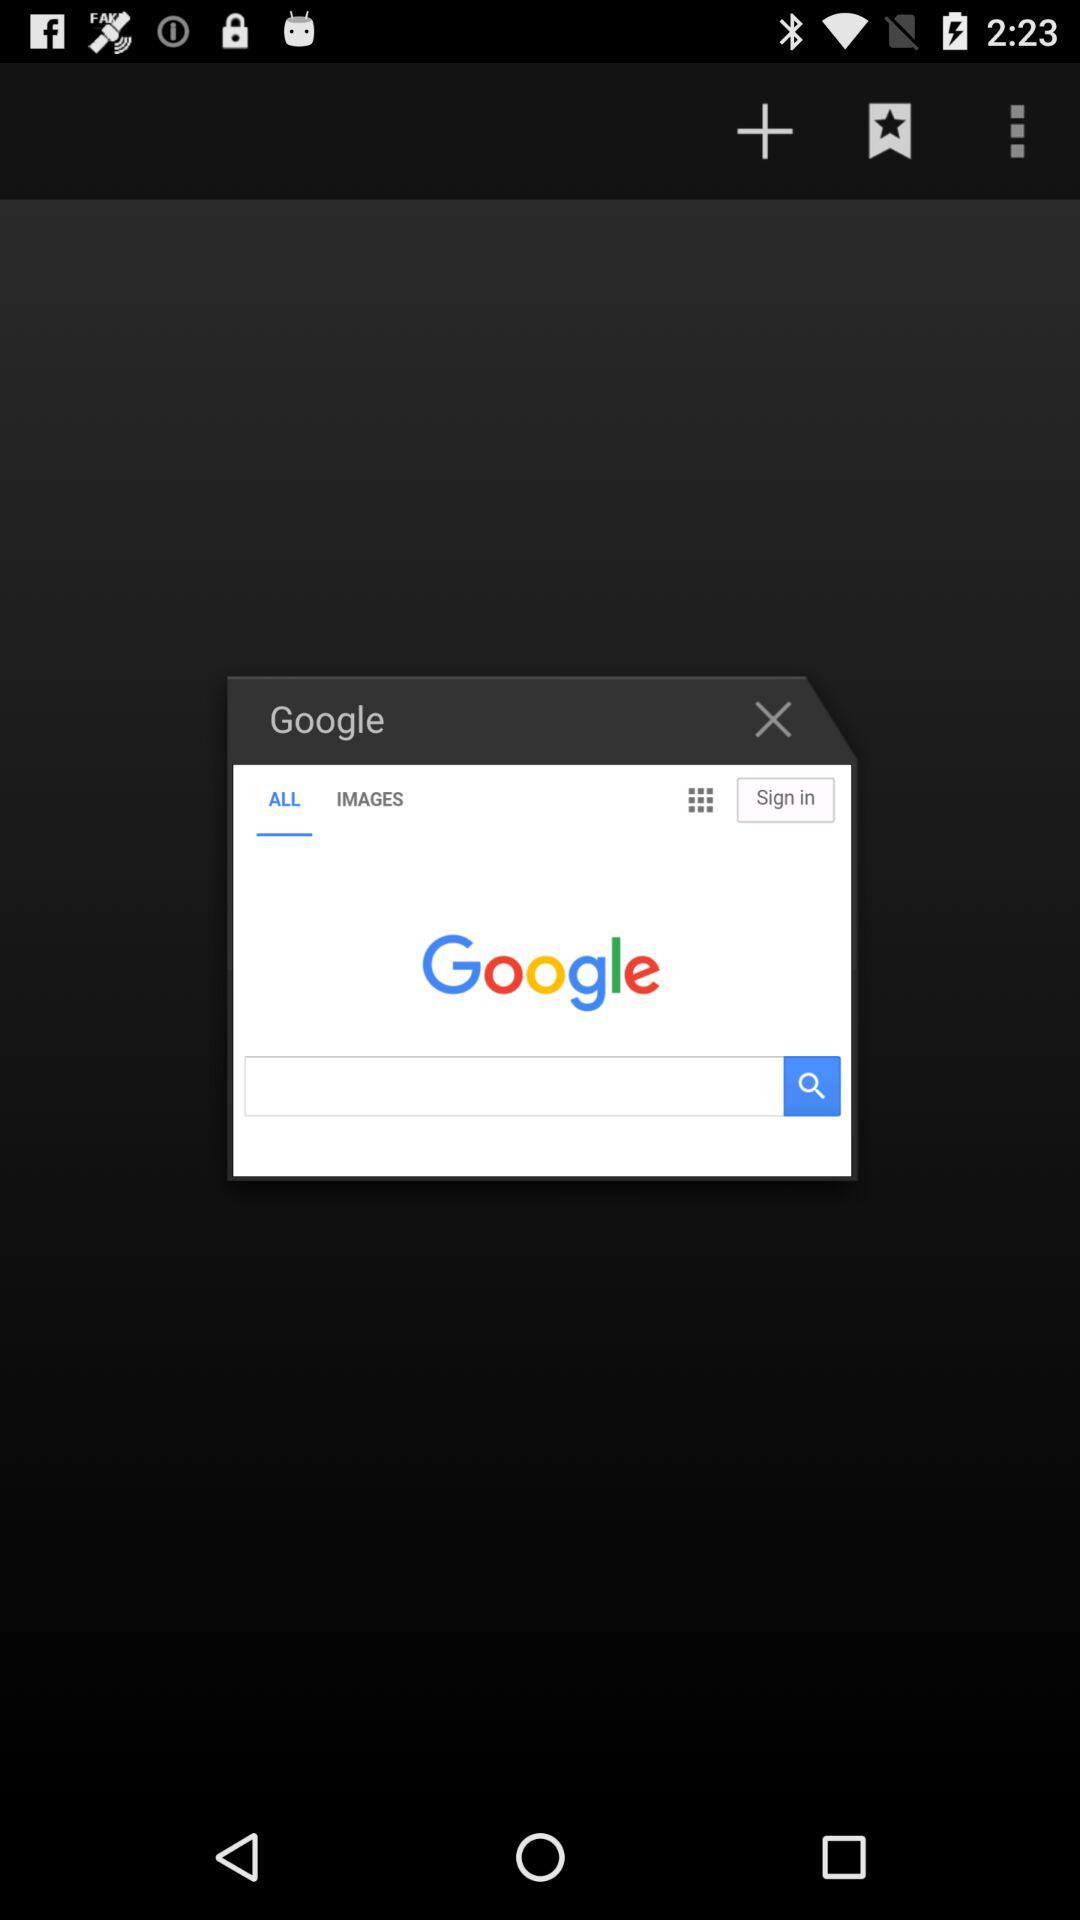 This screenshot has width=1080, height=1920. I want to click on the more icon, so click(1017, 139).